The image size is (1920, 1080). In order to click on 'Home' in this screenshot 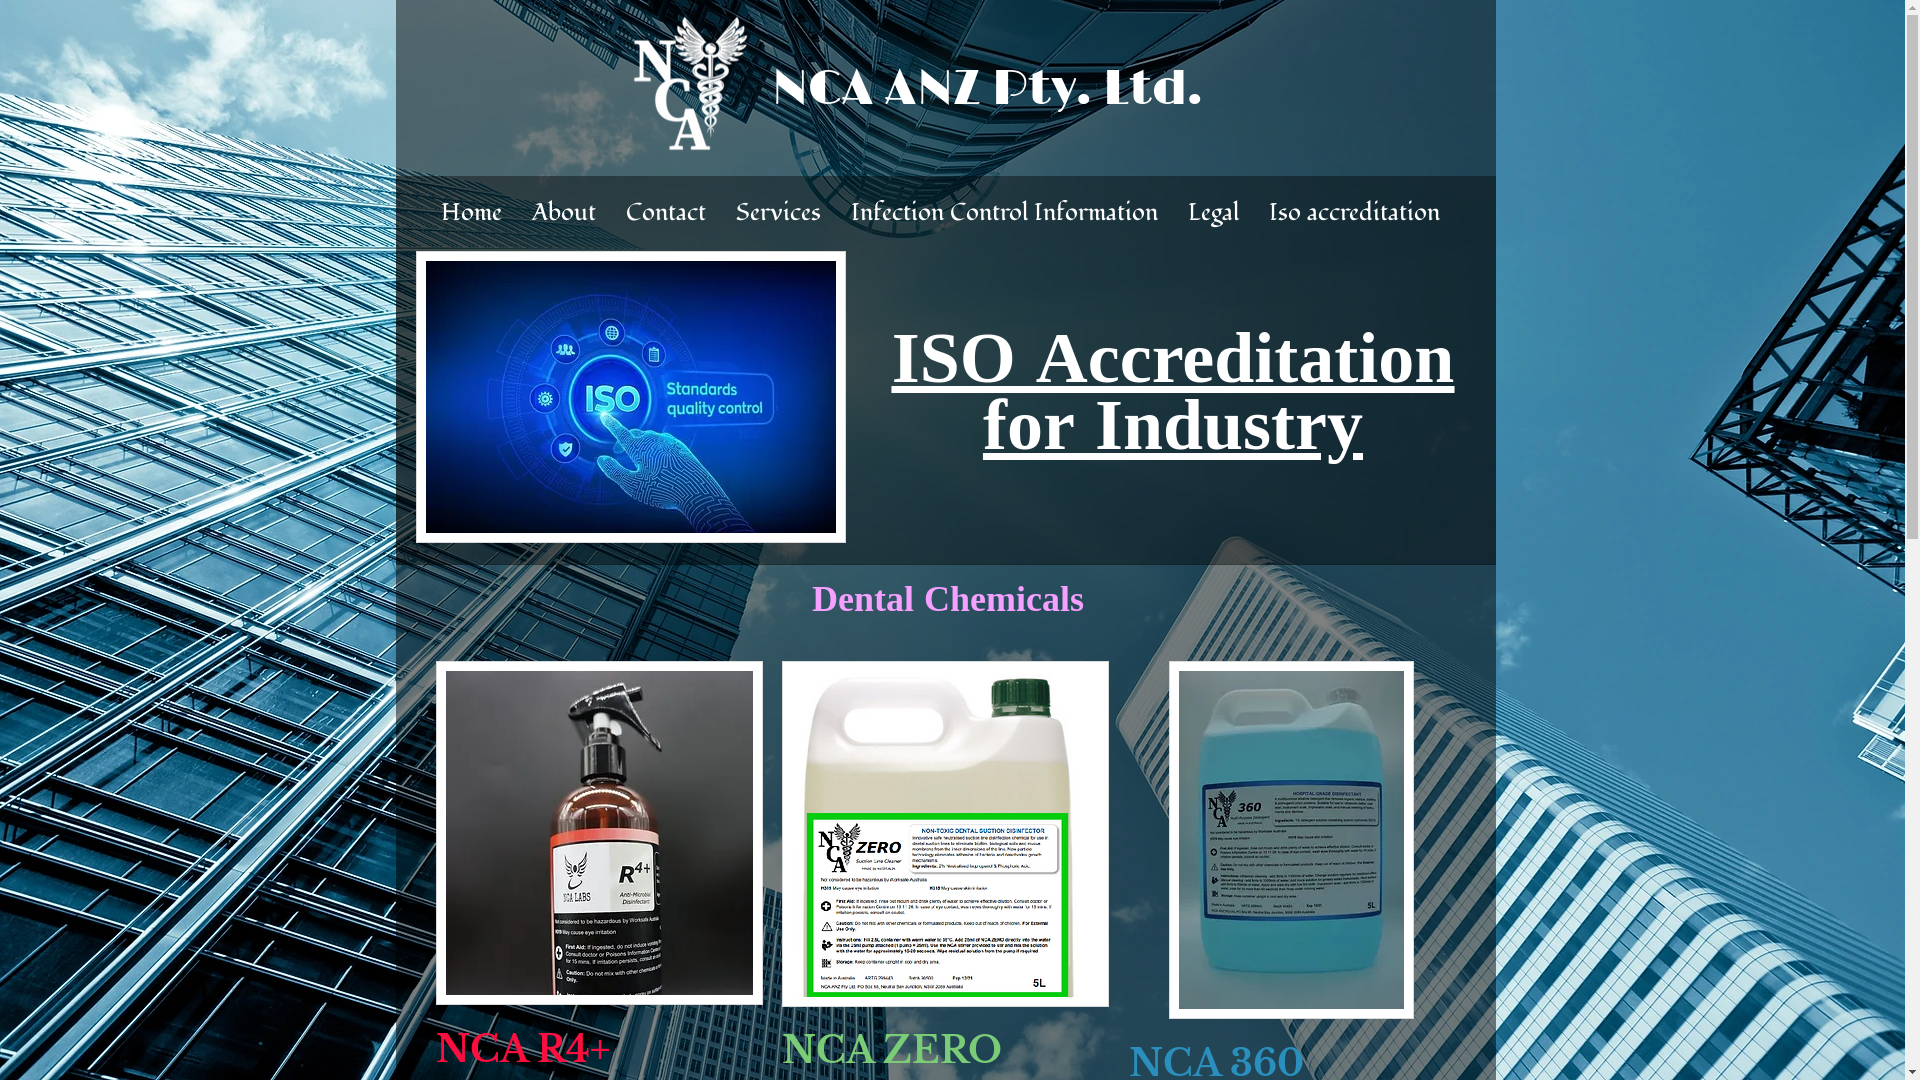, I will do `click(470, 212)`.